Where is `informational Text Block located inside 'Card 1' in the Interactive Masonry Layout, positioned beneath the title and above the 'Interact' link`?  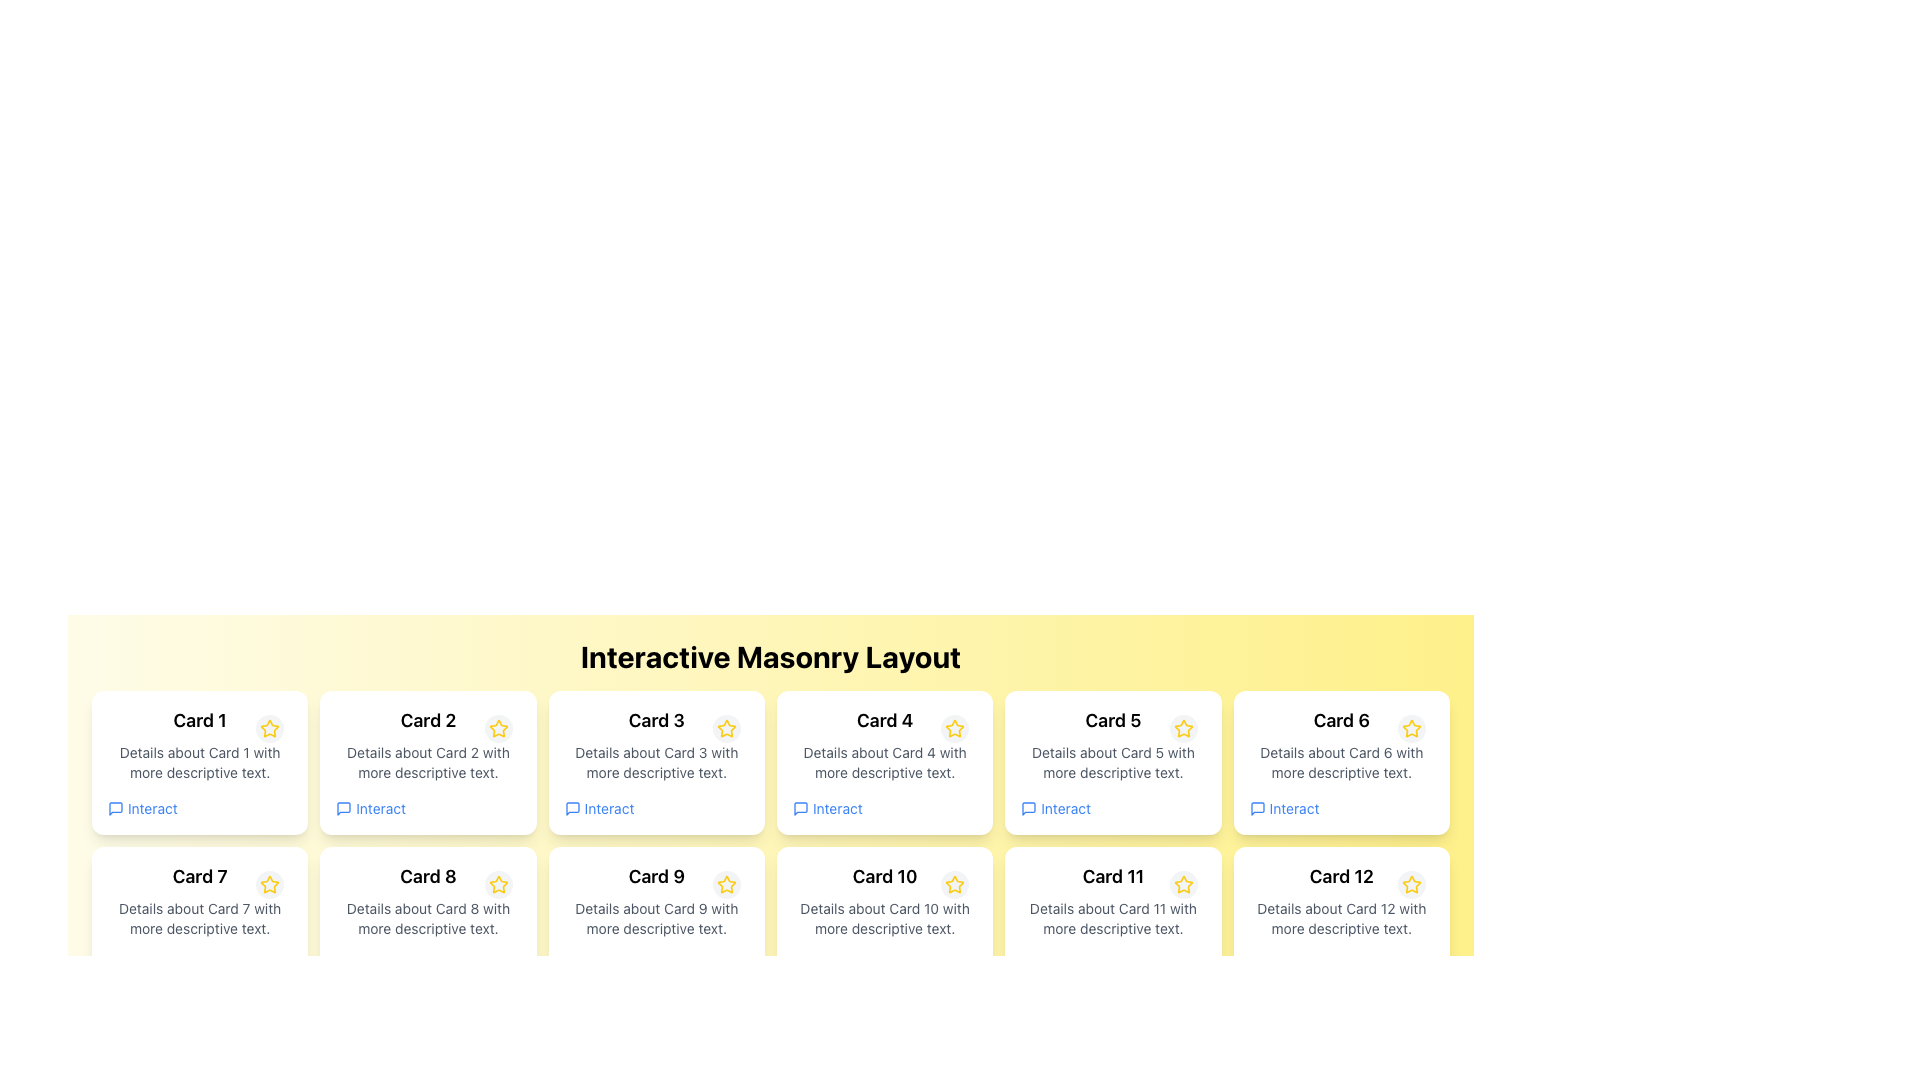
informational Text Block located inside 'Card 1' in the Interactive Masonry Layout, positioned beneath the title and above the 'Interact' link is located at coordinates (200, 763).